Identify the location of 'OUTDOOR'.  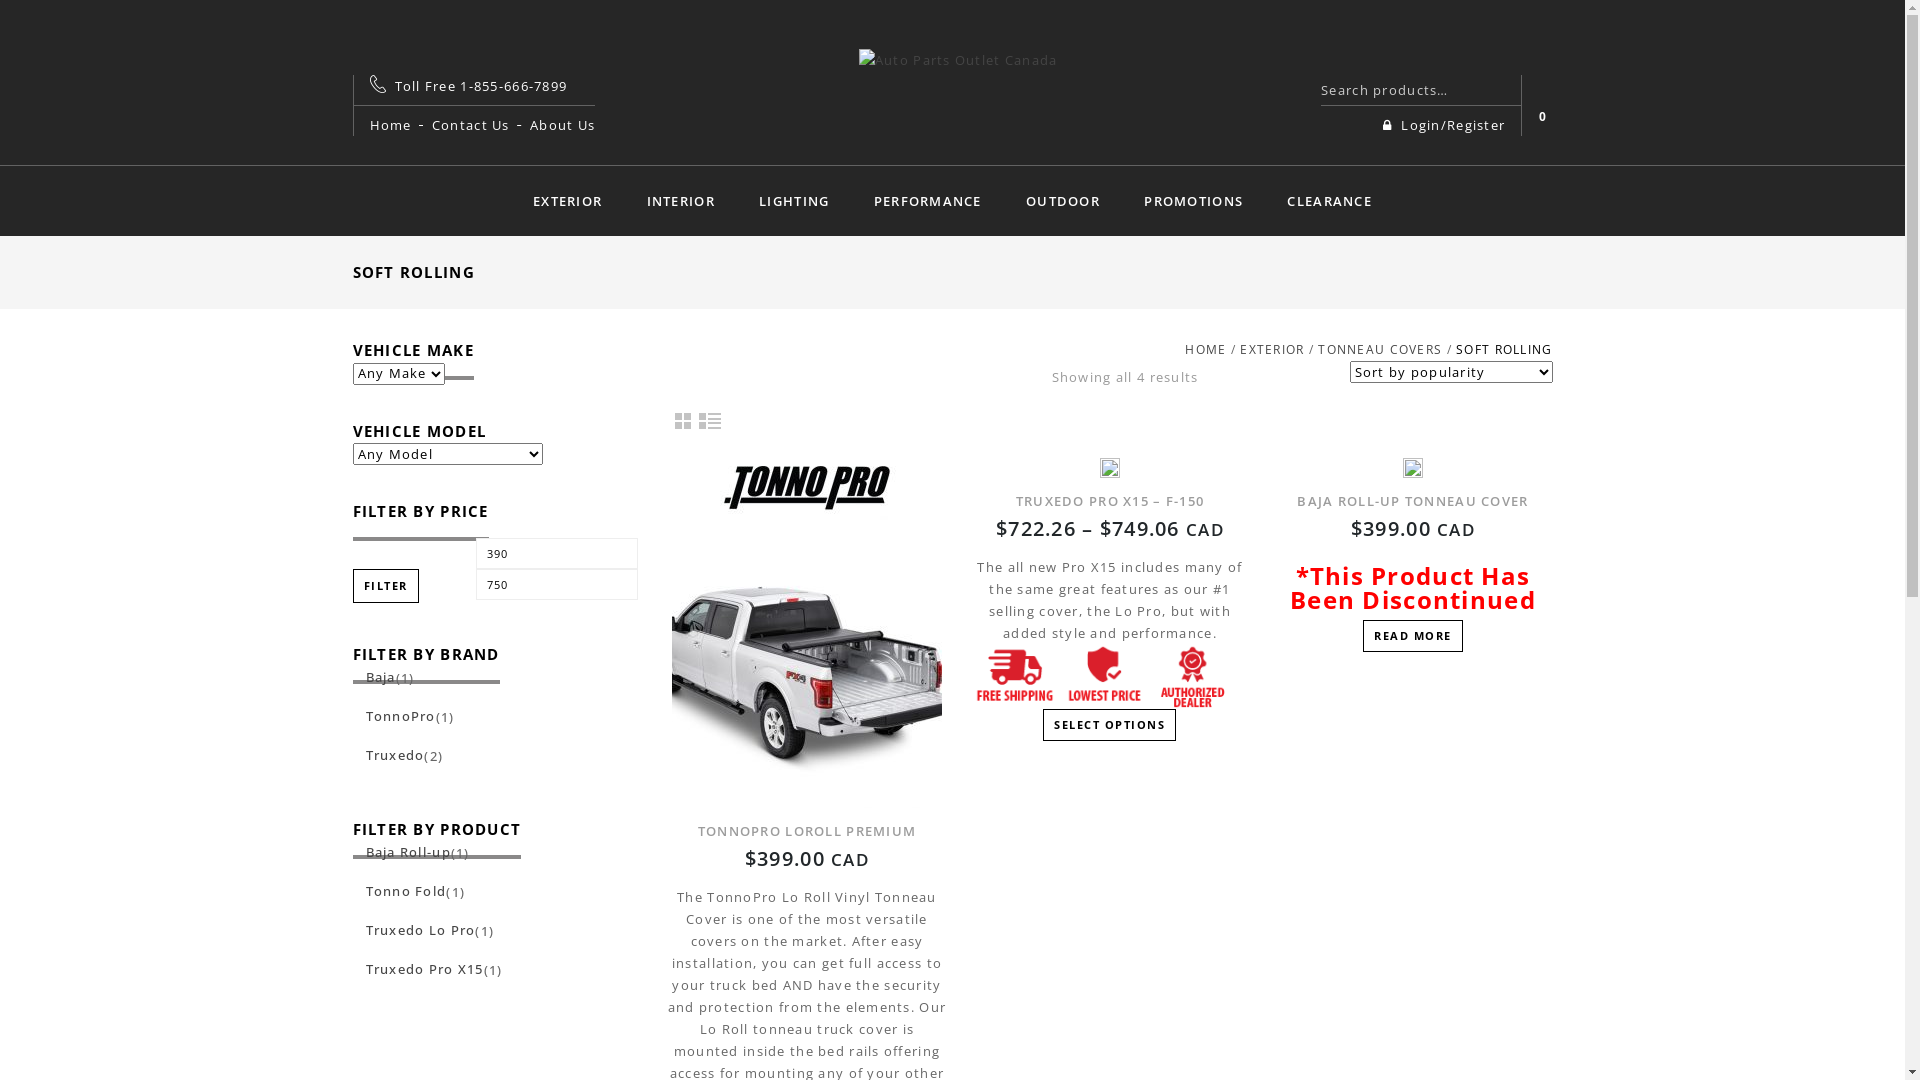
(1061, 200).